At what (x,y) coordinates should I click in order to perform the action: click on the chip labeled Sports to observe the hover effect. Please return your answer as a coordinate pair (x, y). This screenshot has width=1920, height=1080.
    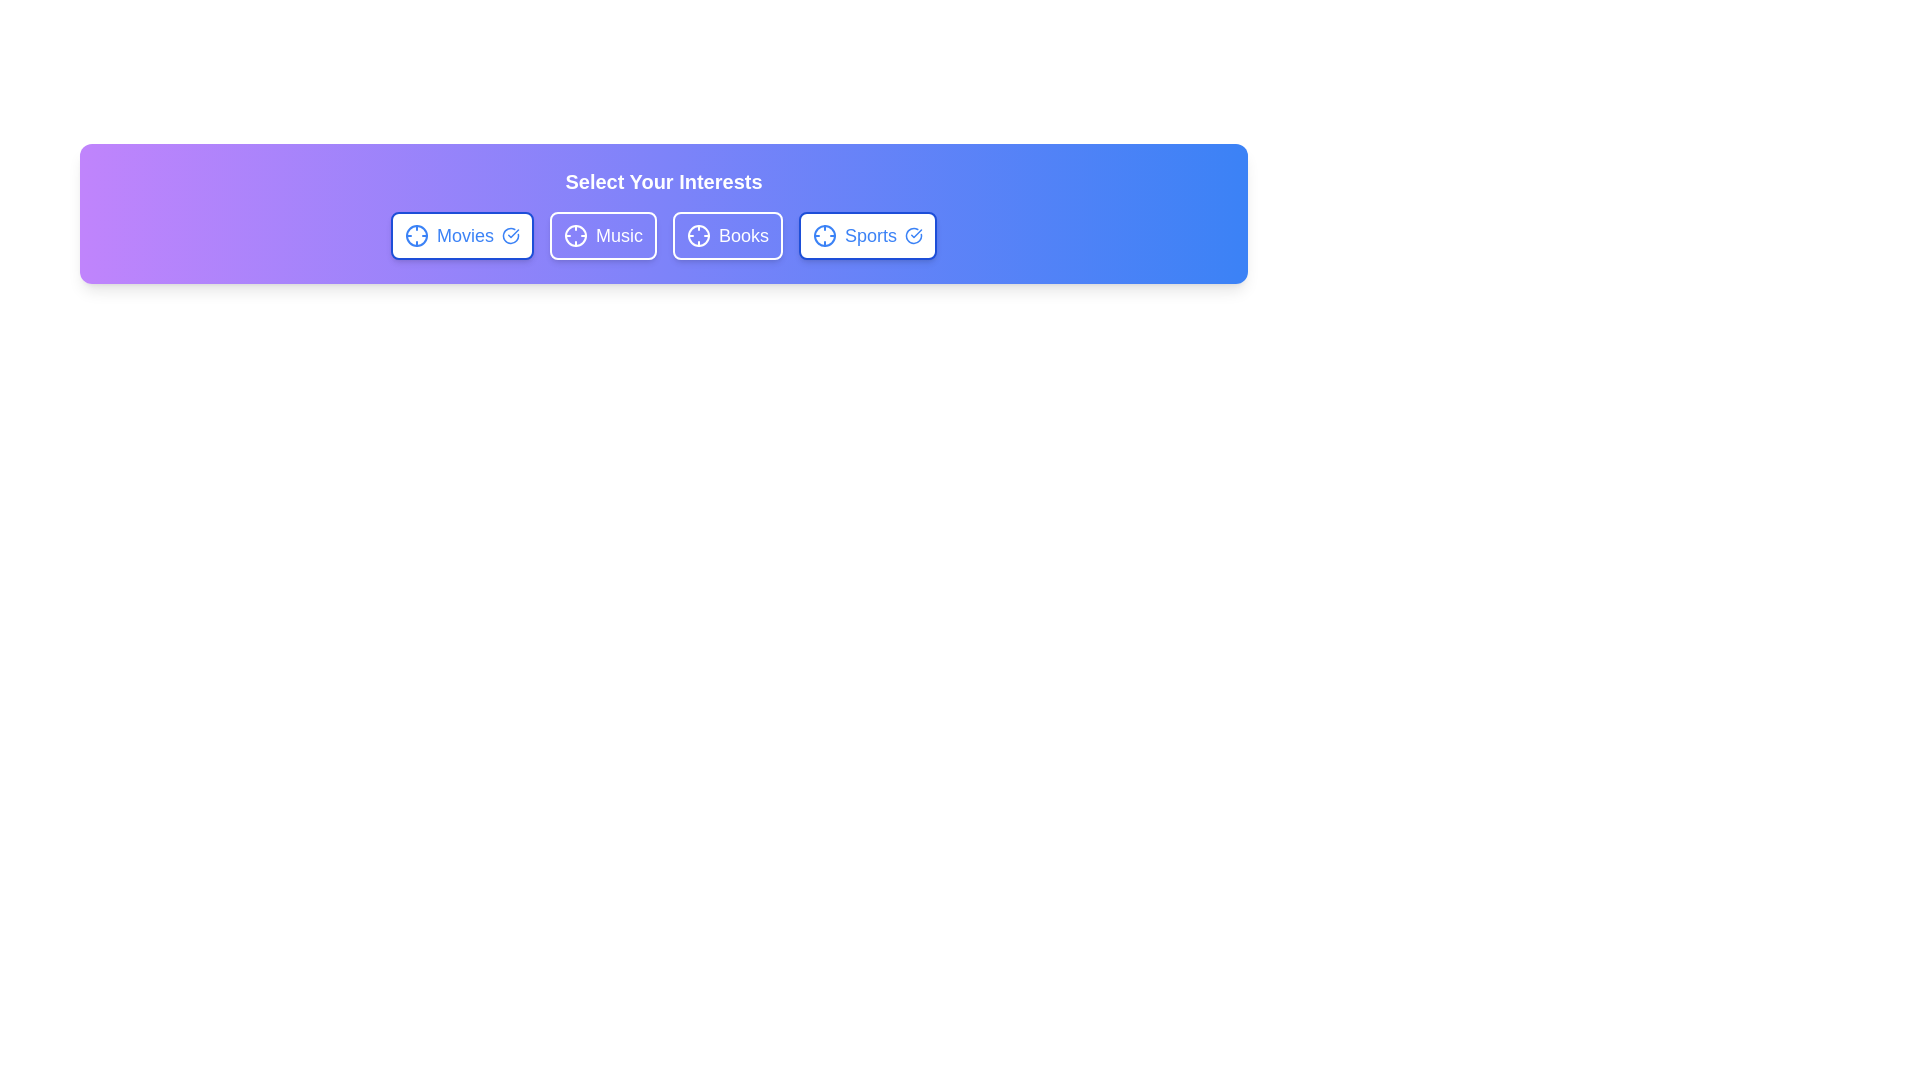
    Looking at the image, I should click on (868, 234).